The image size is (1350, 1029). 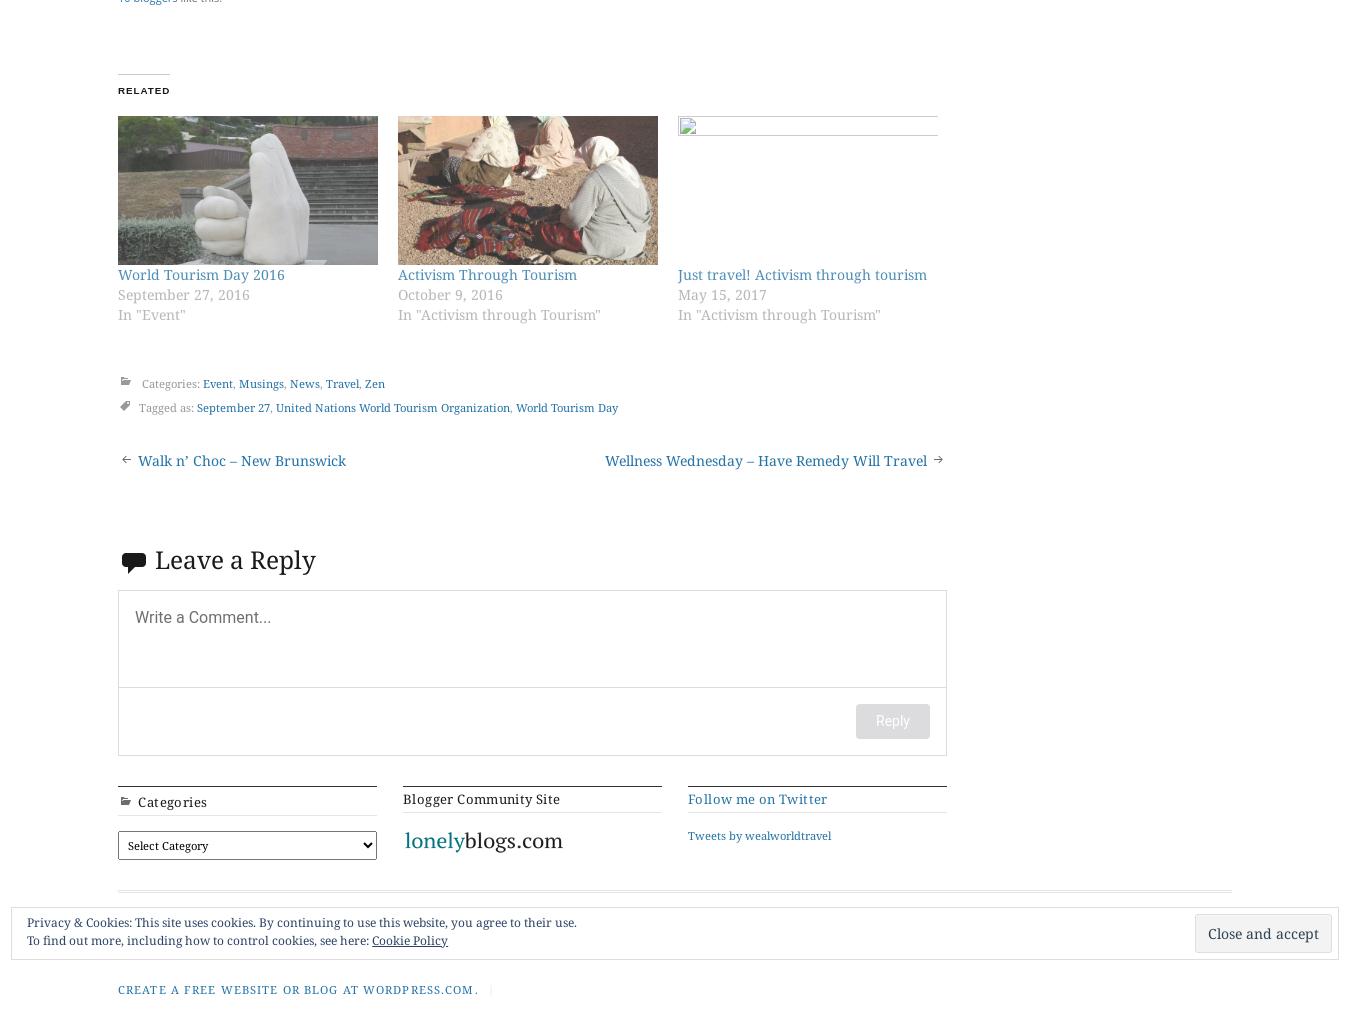 I want to click on 'Cookie Policy', so click(x=409, y=939).